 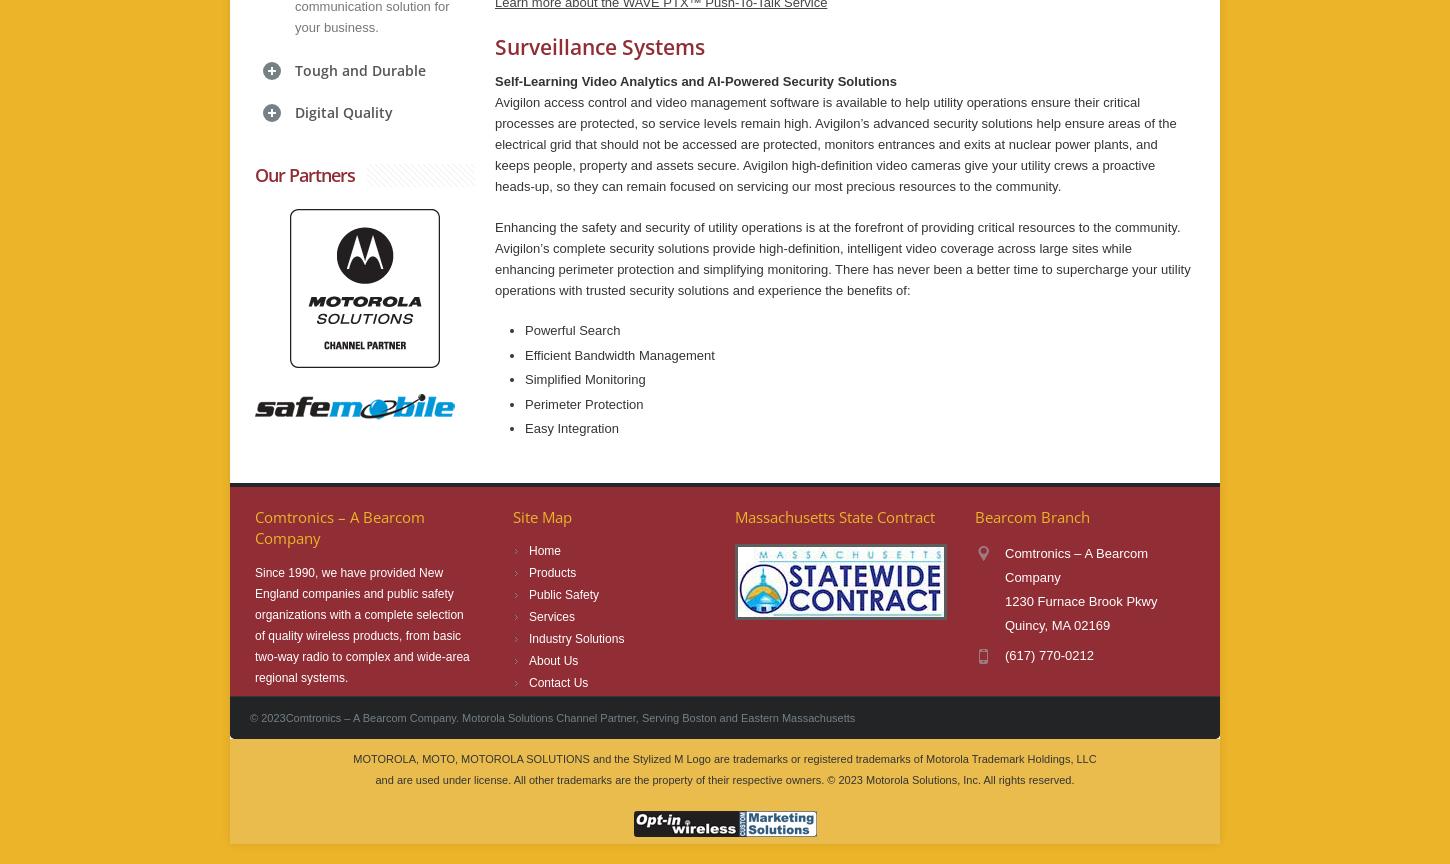 What do you see at coordinates (954, 777) in the screenshot?
I see `'2023 
        Motorola Solutions, Inc. All rights reserved.'` at bounding box center [954, 777].